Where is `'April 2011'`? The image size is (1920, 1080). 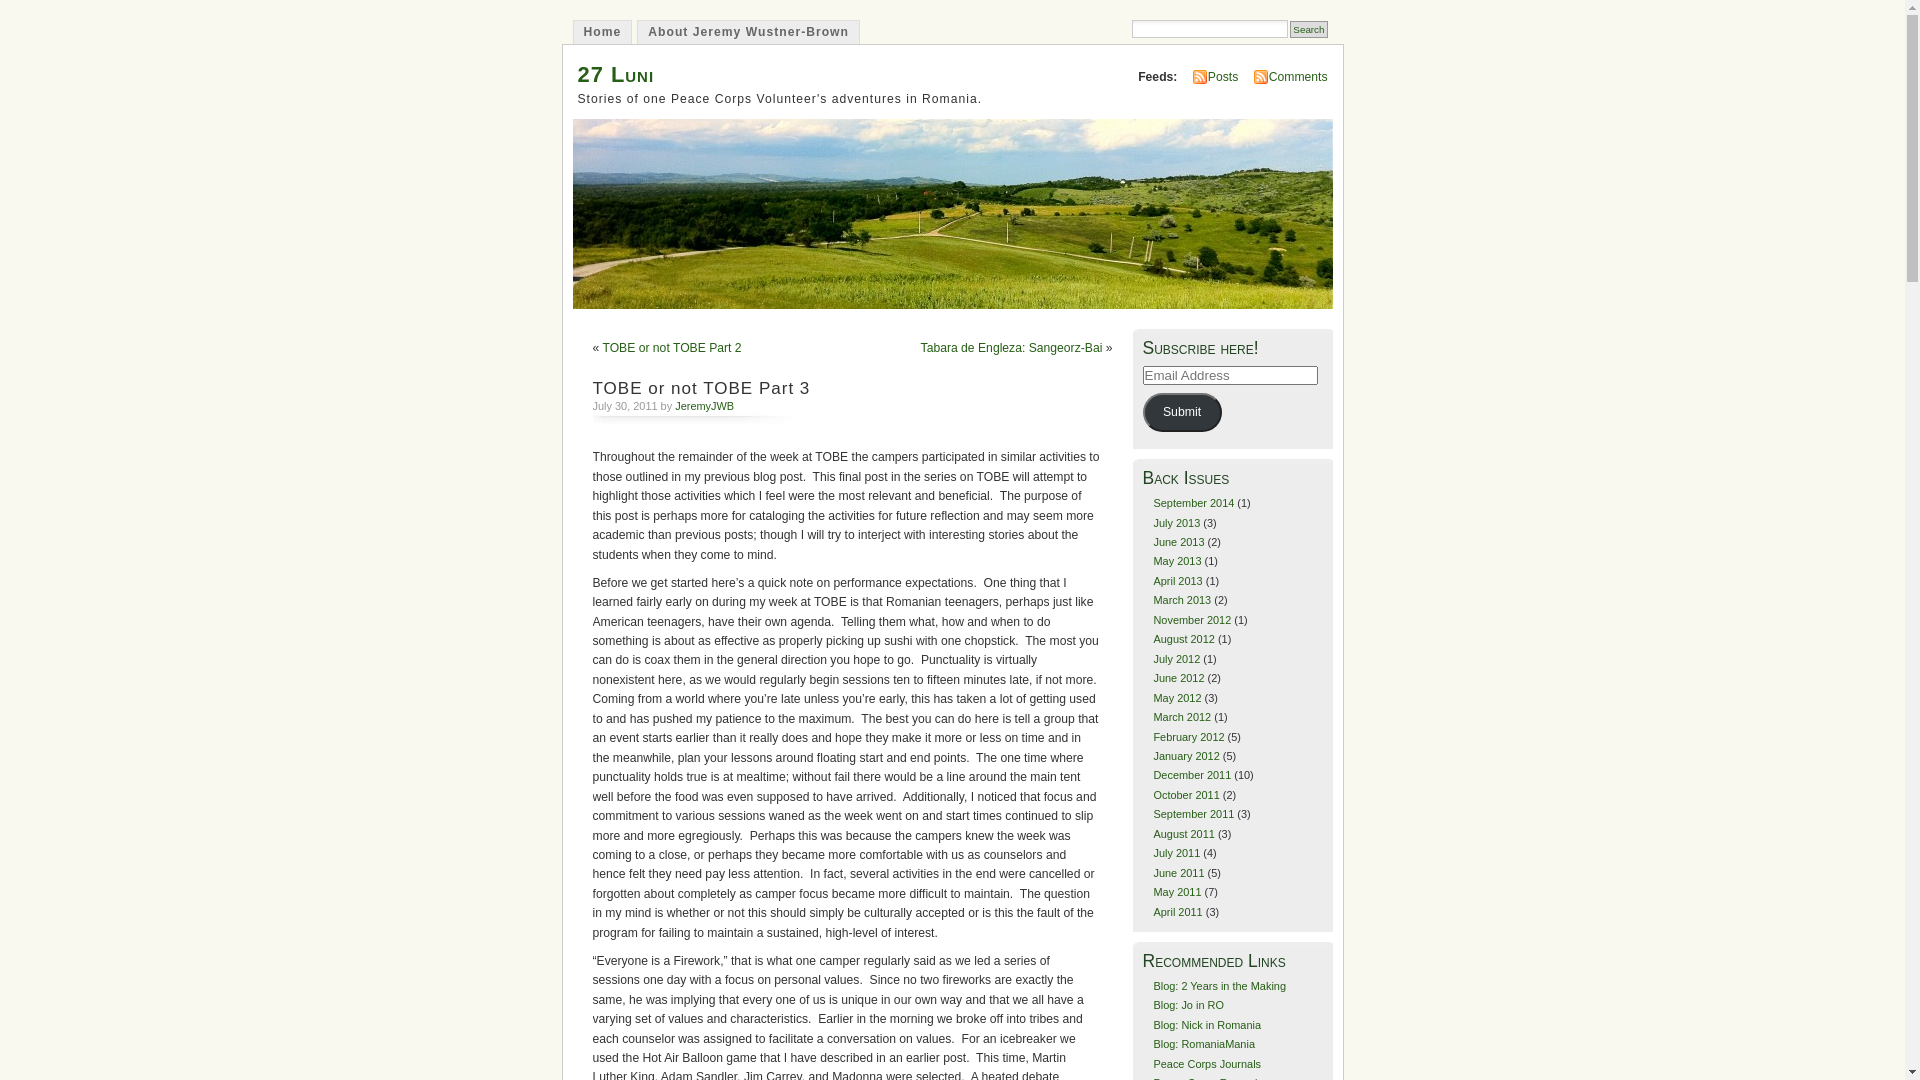 'April 2011' is located at coordinates (1177, 911).